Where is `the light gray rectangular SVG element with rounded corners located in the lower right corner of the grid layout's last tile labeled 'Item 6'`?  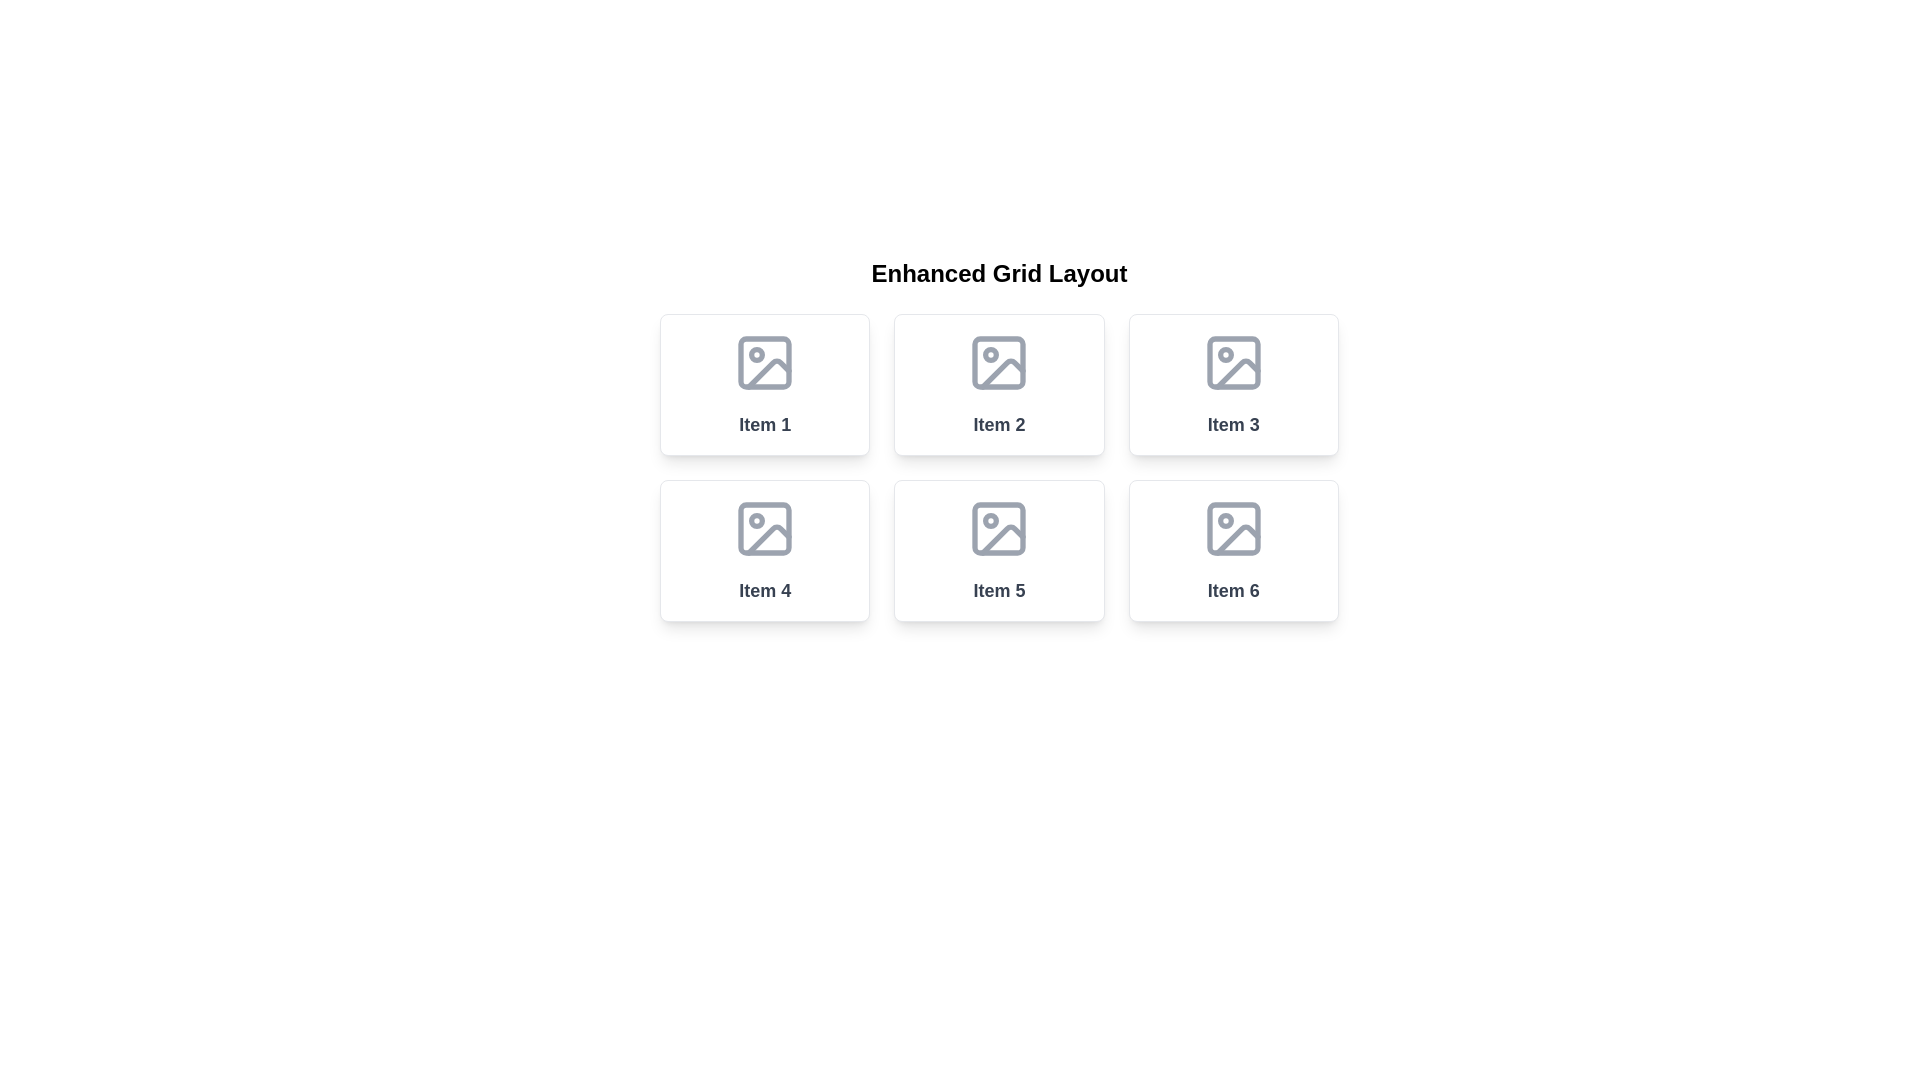 the light gray rectangular SVG element with rounded corners located in the lower right corner of the grid layout's last tile labeled 'Item 6' is located at coordinates (1232, 527).